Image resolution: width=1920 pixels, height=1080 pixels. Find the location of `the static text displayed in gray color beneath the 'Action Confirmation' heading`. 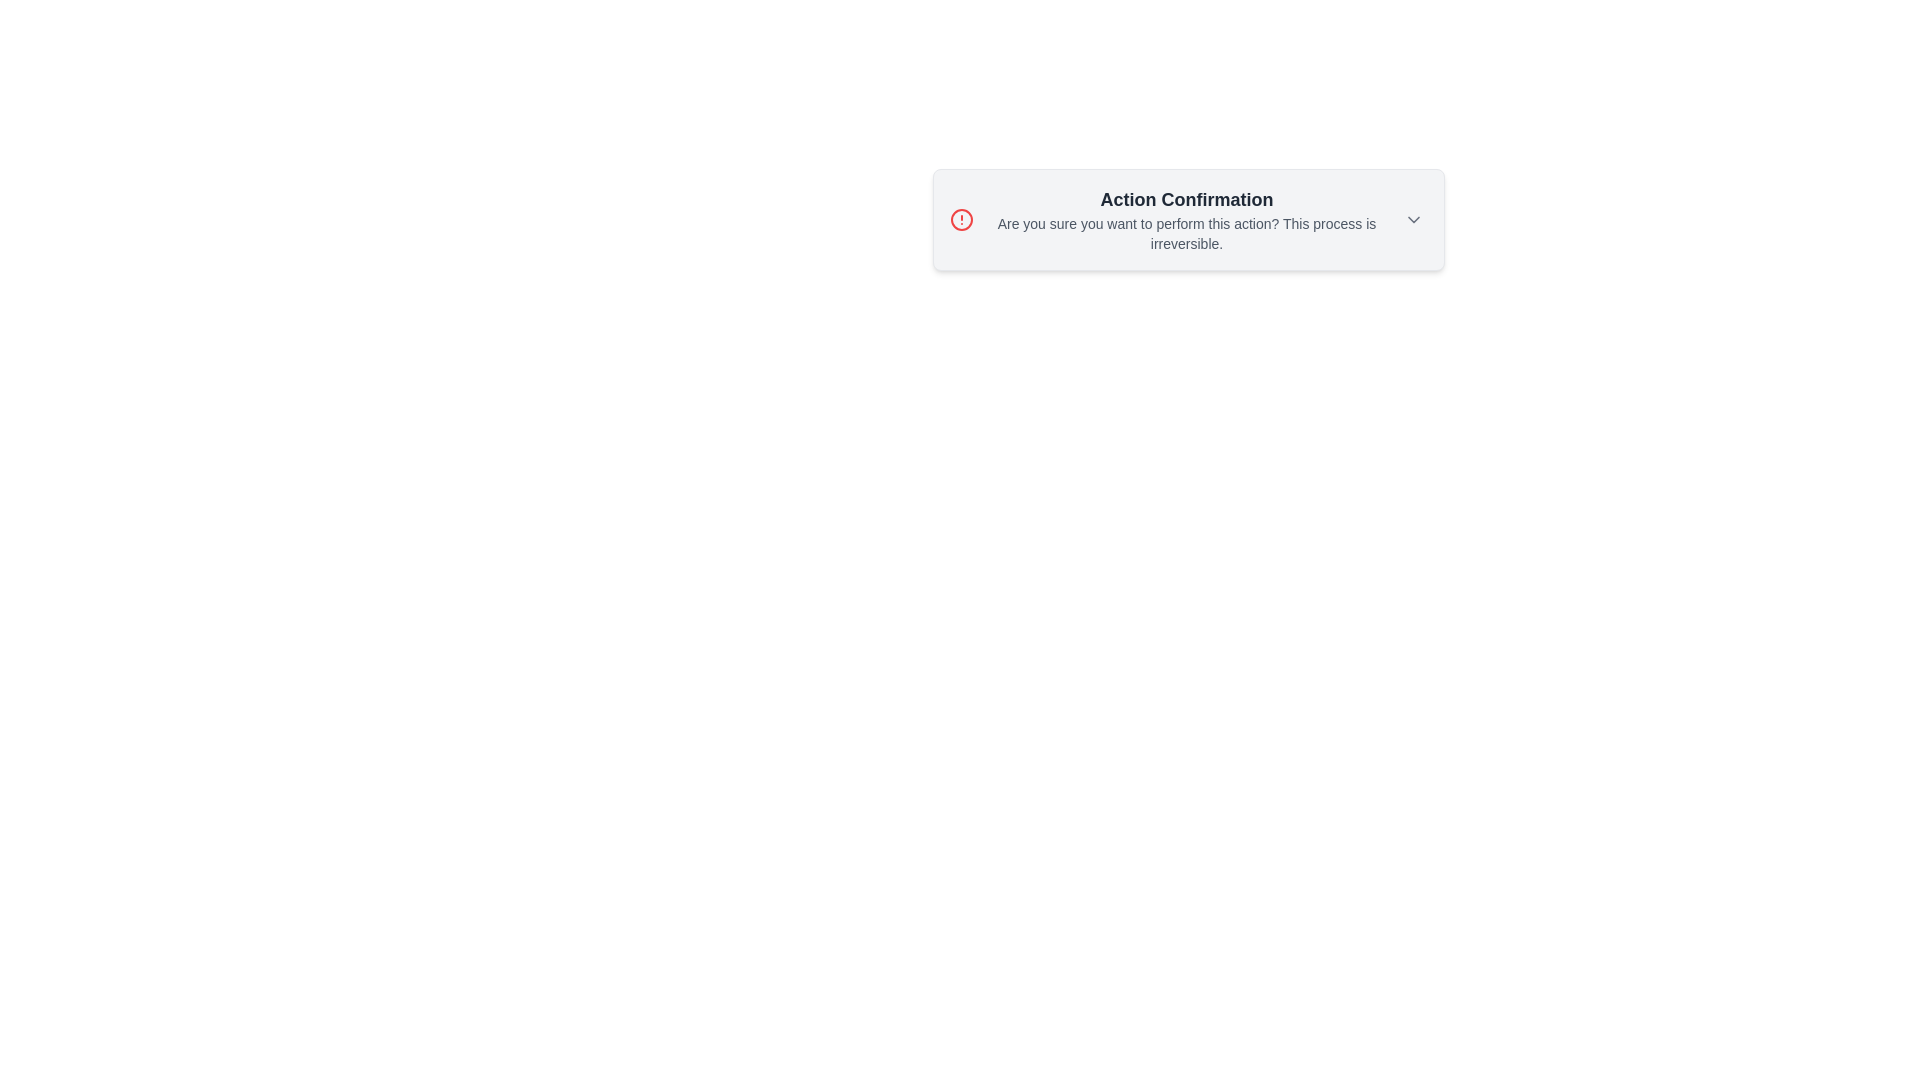

the static text displayed in gray color beneath the 'Action Confirmation' heading is located at coordinates (1186, 233).